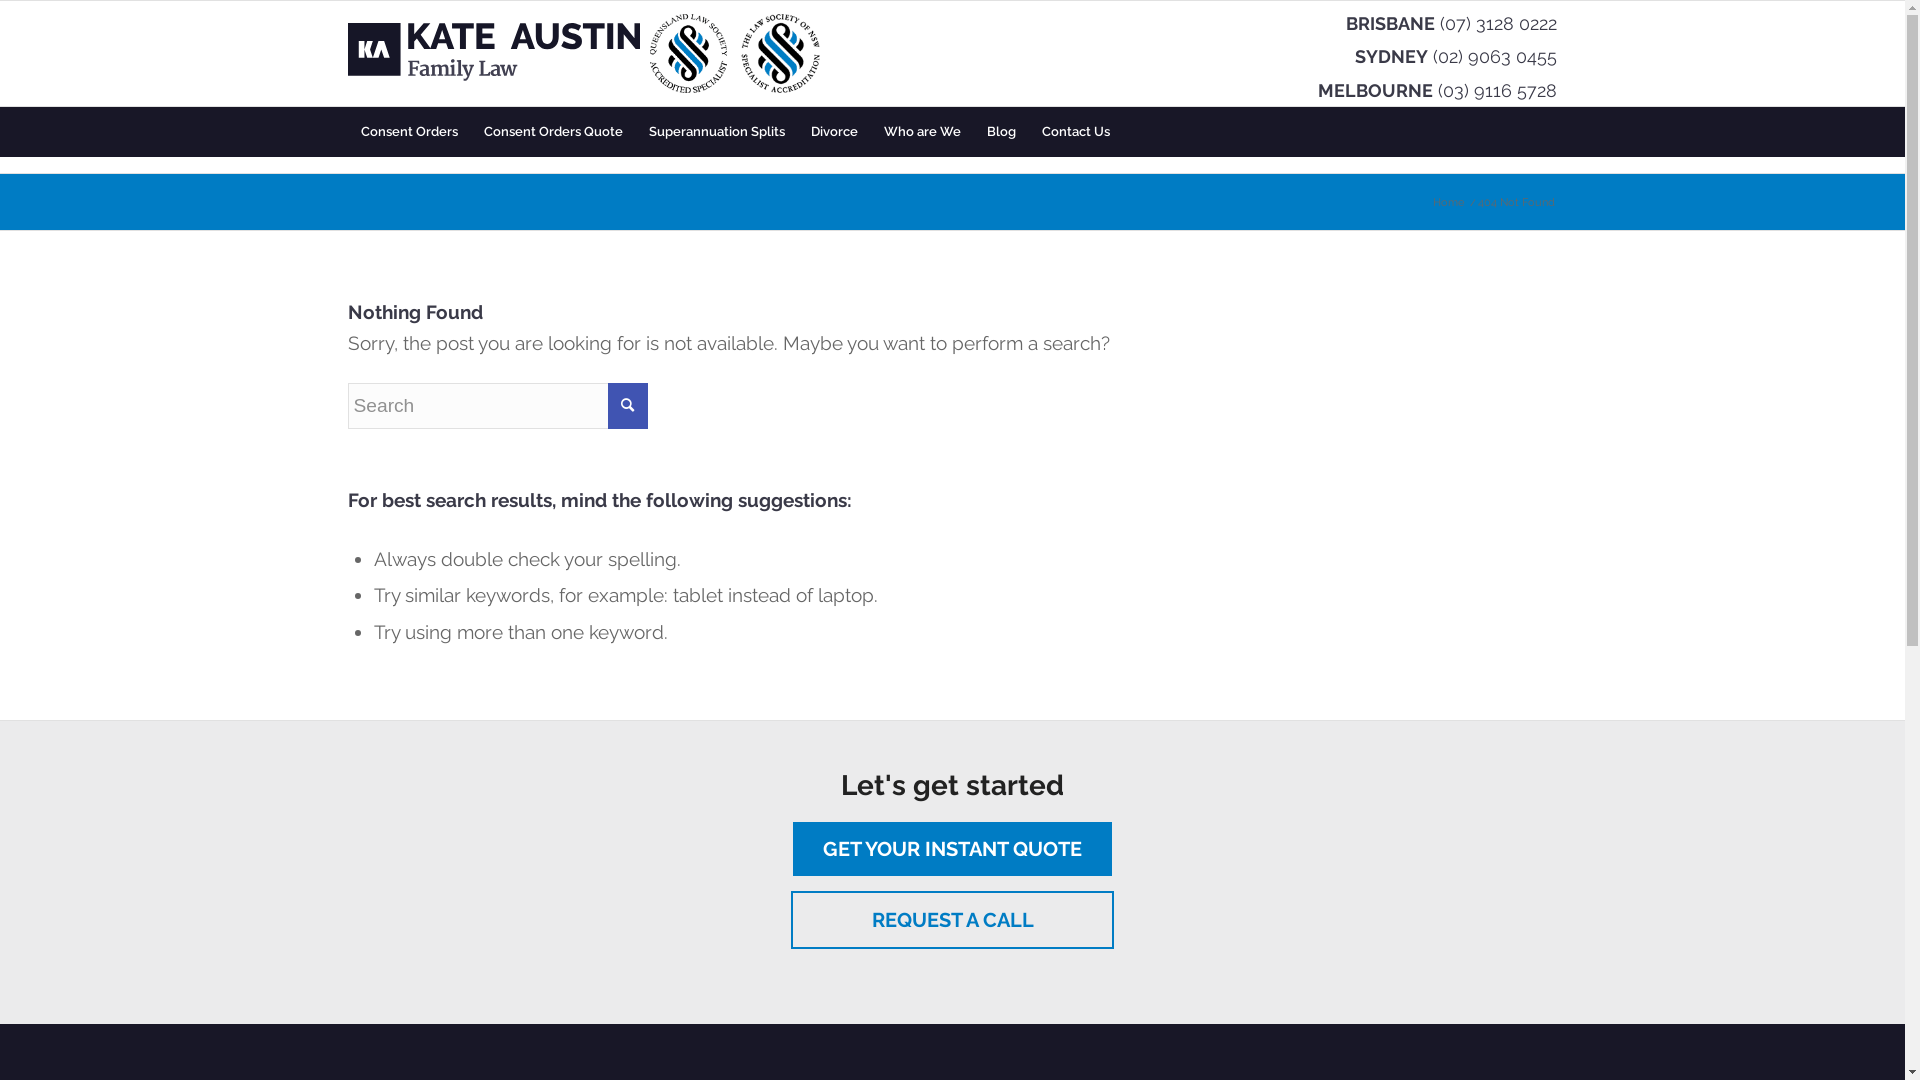 This screenshot has width=1920, height=1080. What do you see at coordinates (974, 131) in the screenshot?
I see `'Blog'` at bounding box center [974, 131].